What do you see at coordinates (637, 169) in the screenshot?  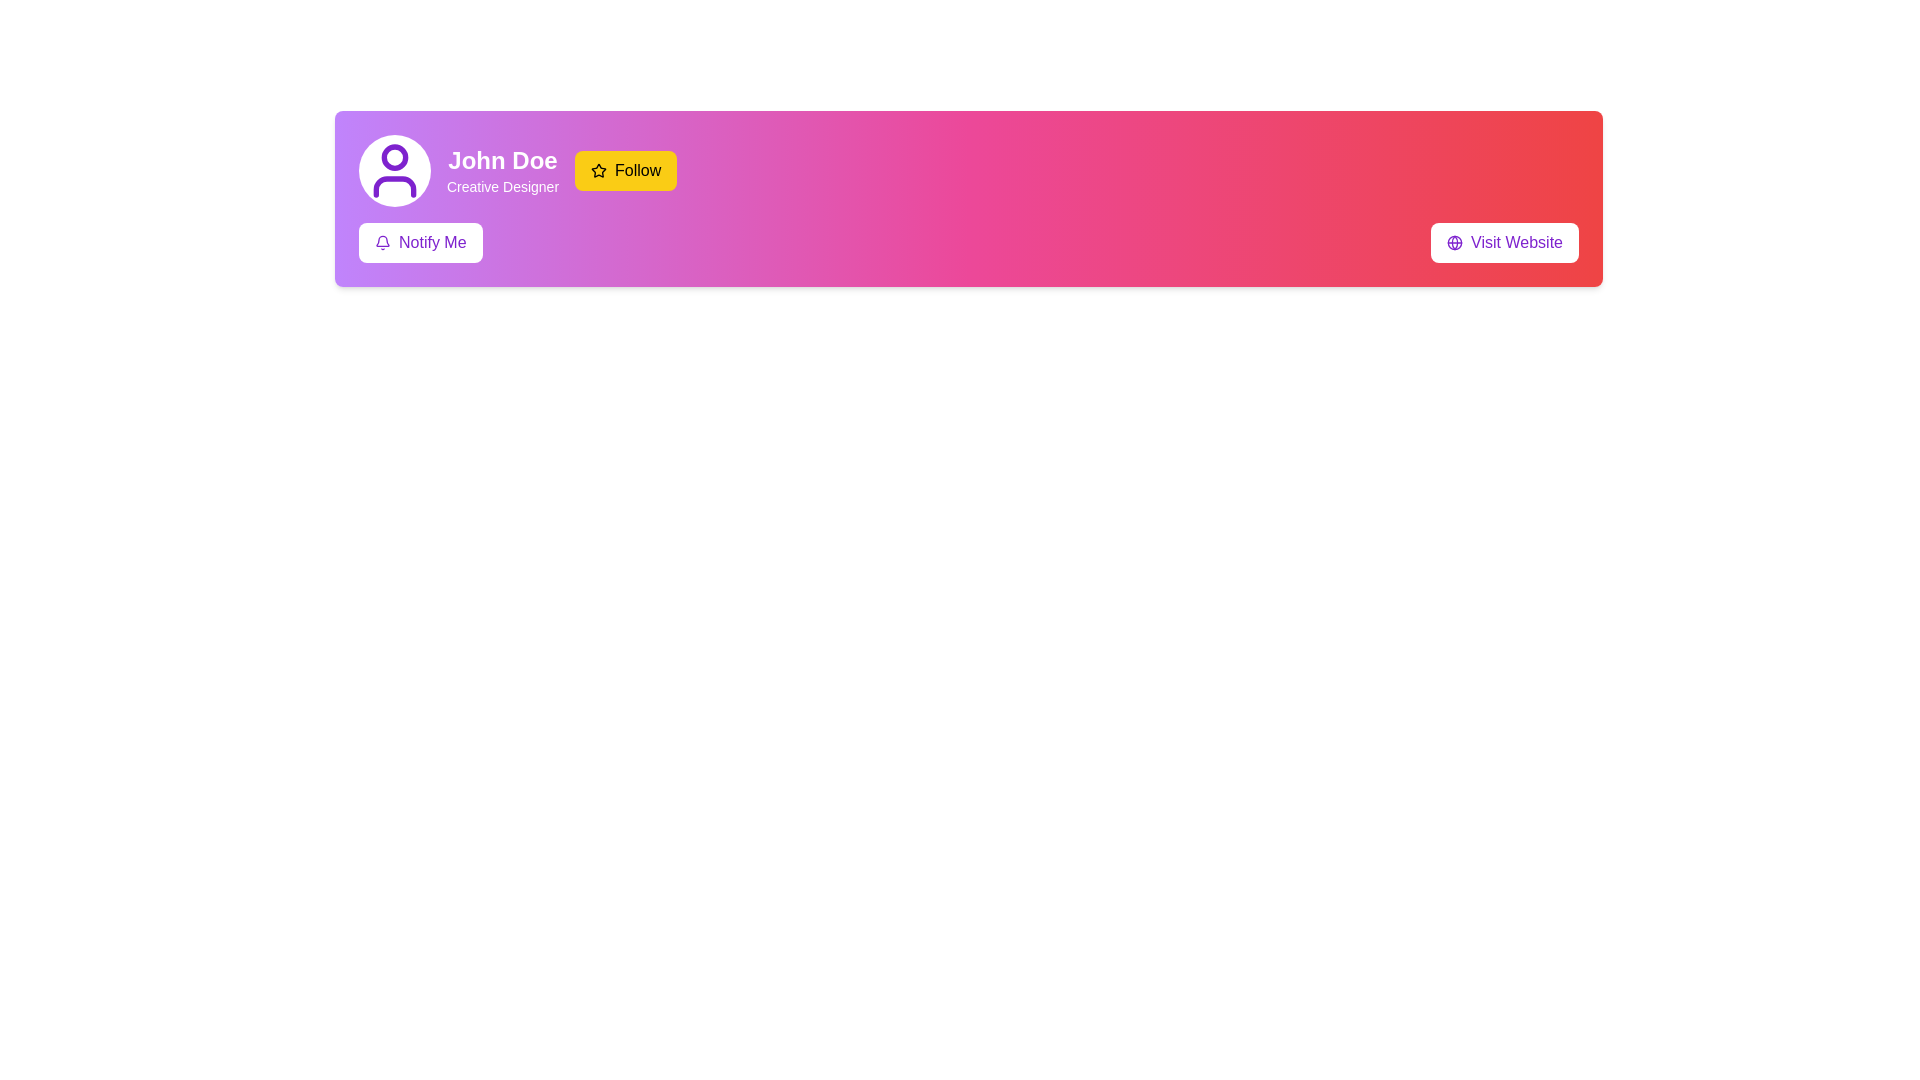 I see `text 'Follow' from the bold text label within the yellow button, which is located in the top-right of the content card` at bounding box center [637, 169].